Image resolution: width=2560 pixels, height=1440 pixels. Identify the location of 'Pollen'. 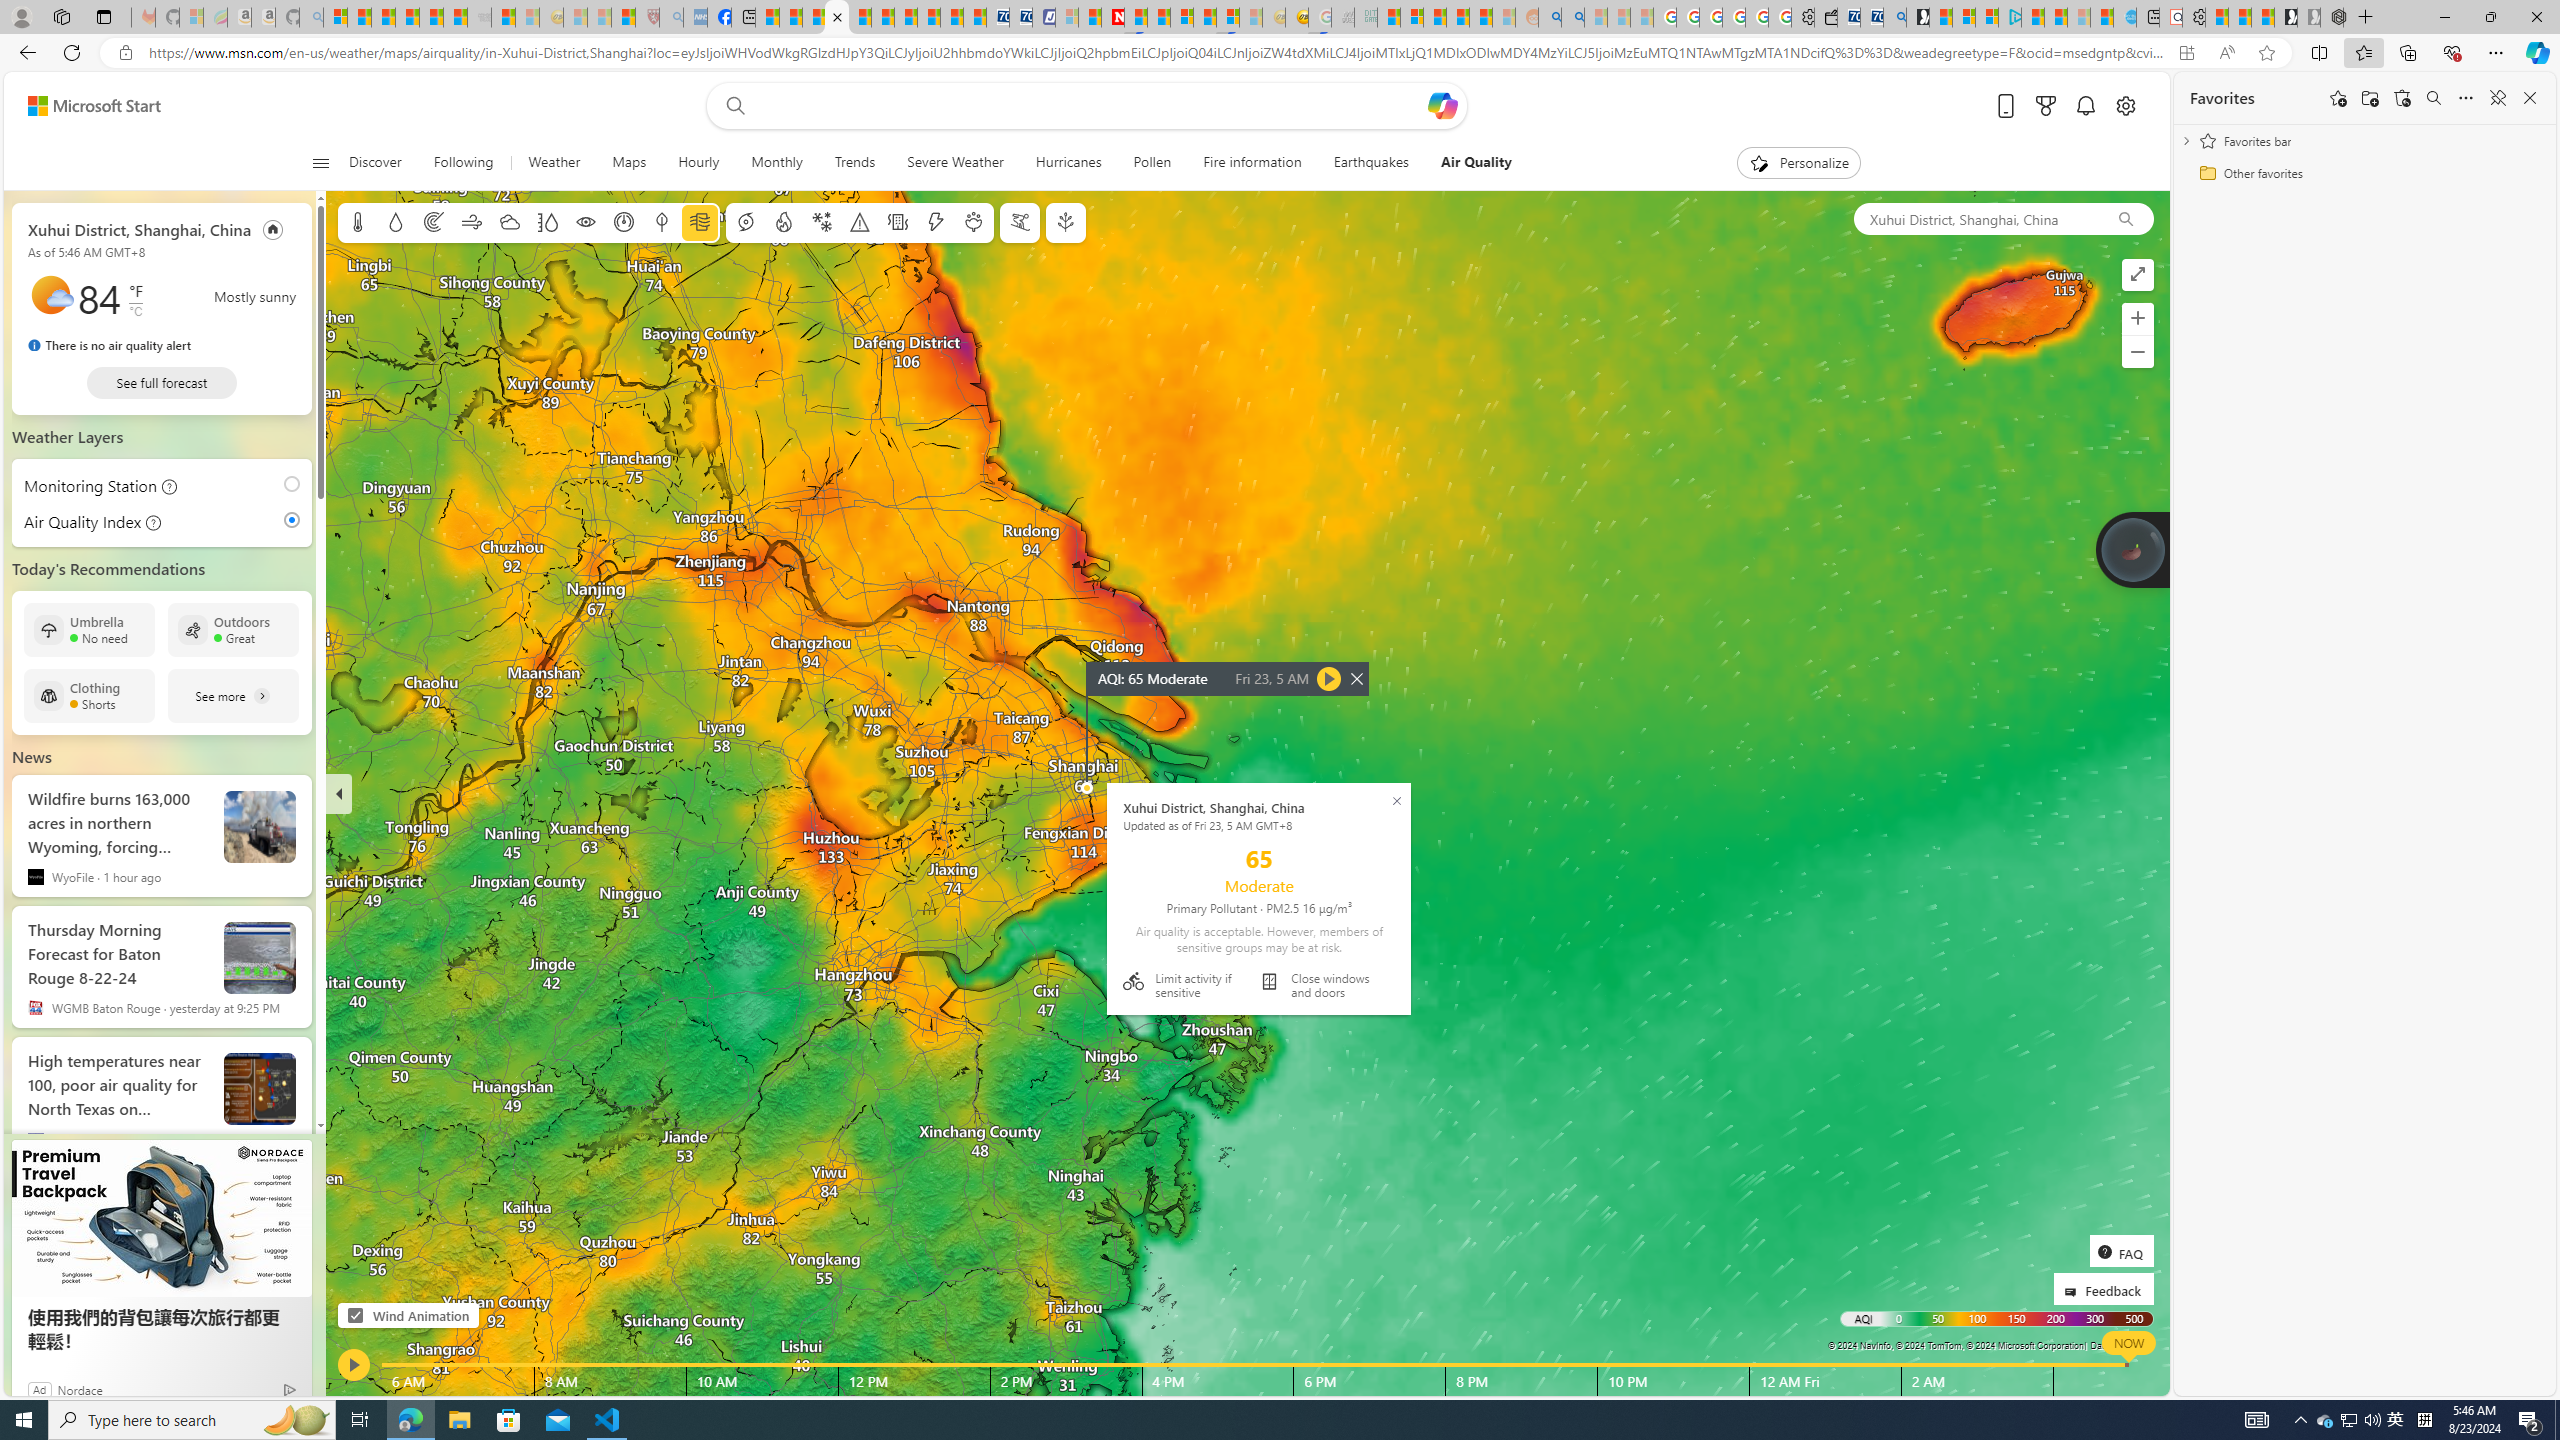
(1151, 162).